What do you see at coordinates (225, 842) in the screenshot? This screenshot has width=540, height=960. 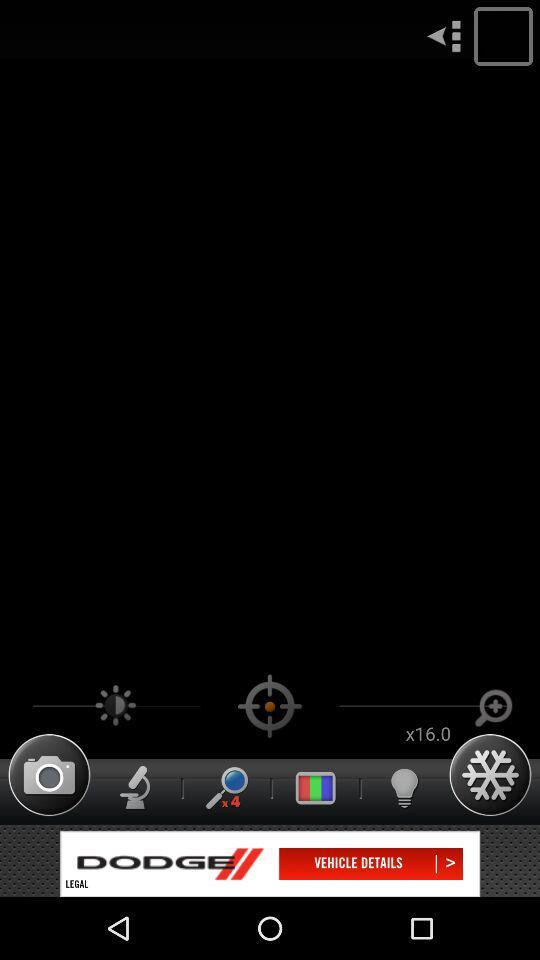 I see `the search icon` at bounding box center [225, 842].